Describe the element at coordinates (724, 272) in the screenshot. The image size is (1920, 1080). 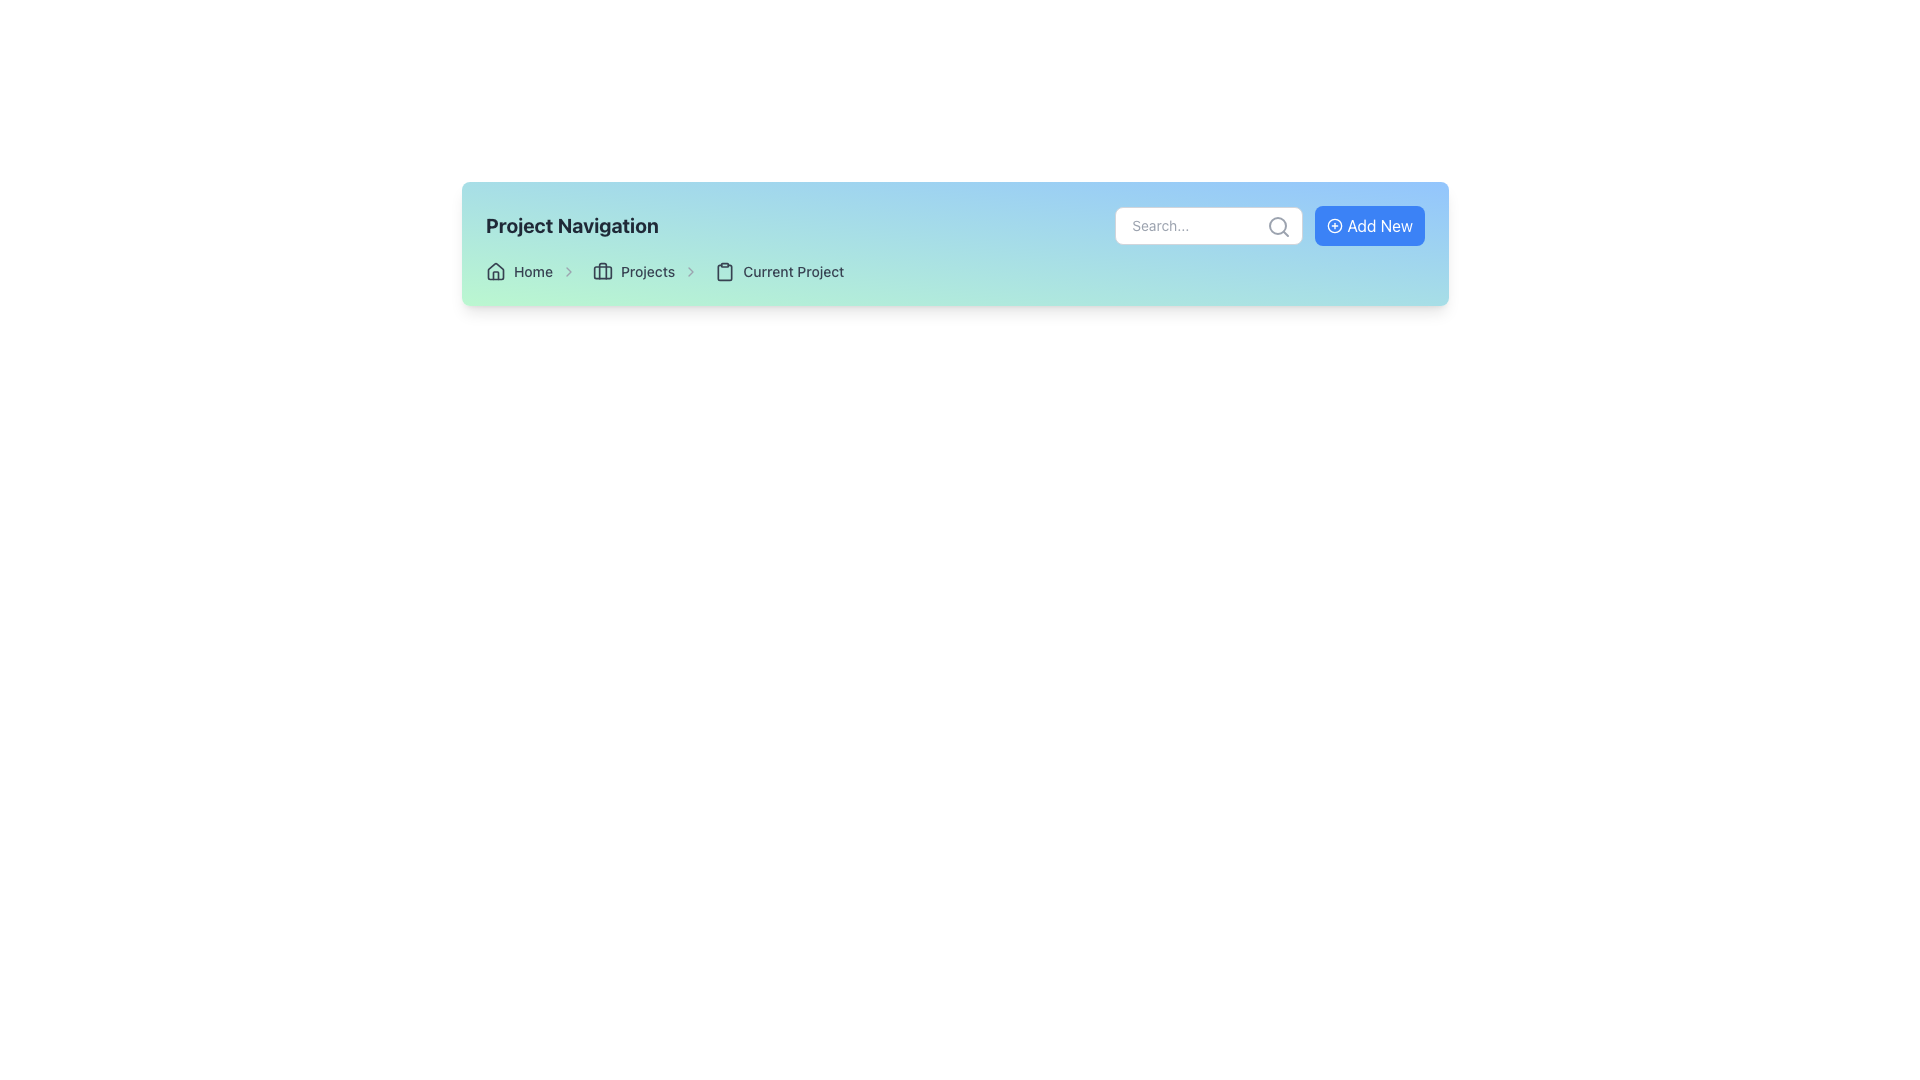
I see `the 'Current Project' icon in the navigation breadcrumb bar` at that location.